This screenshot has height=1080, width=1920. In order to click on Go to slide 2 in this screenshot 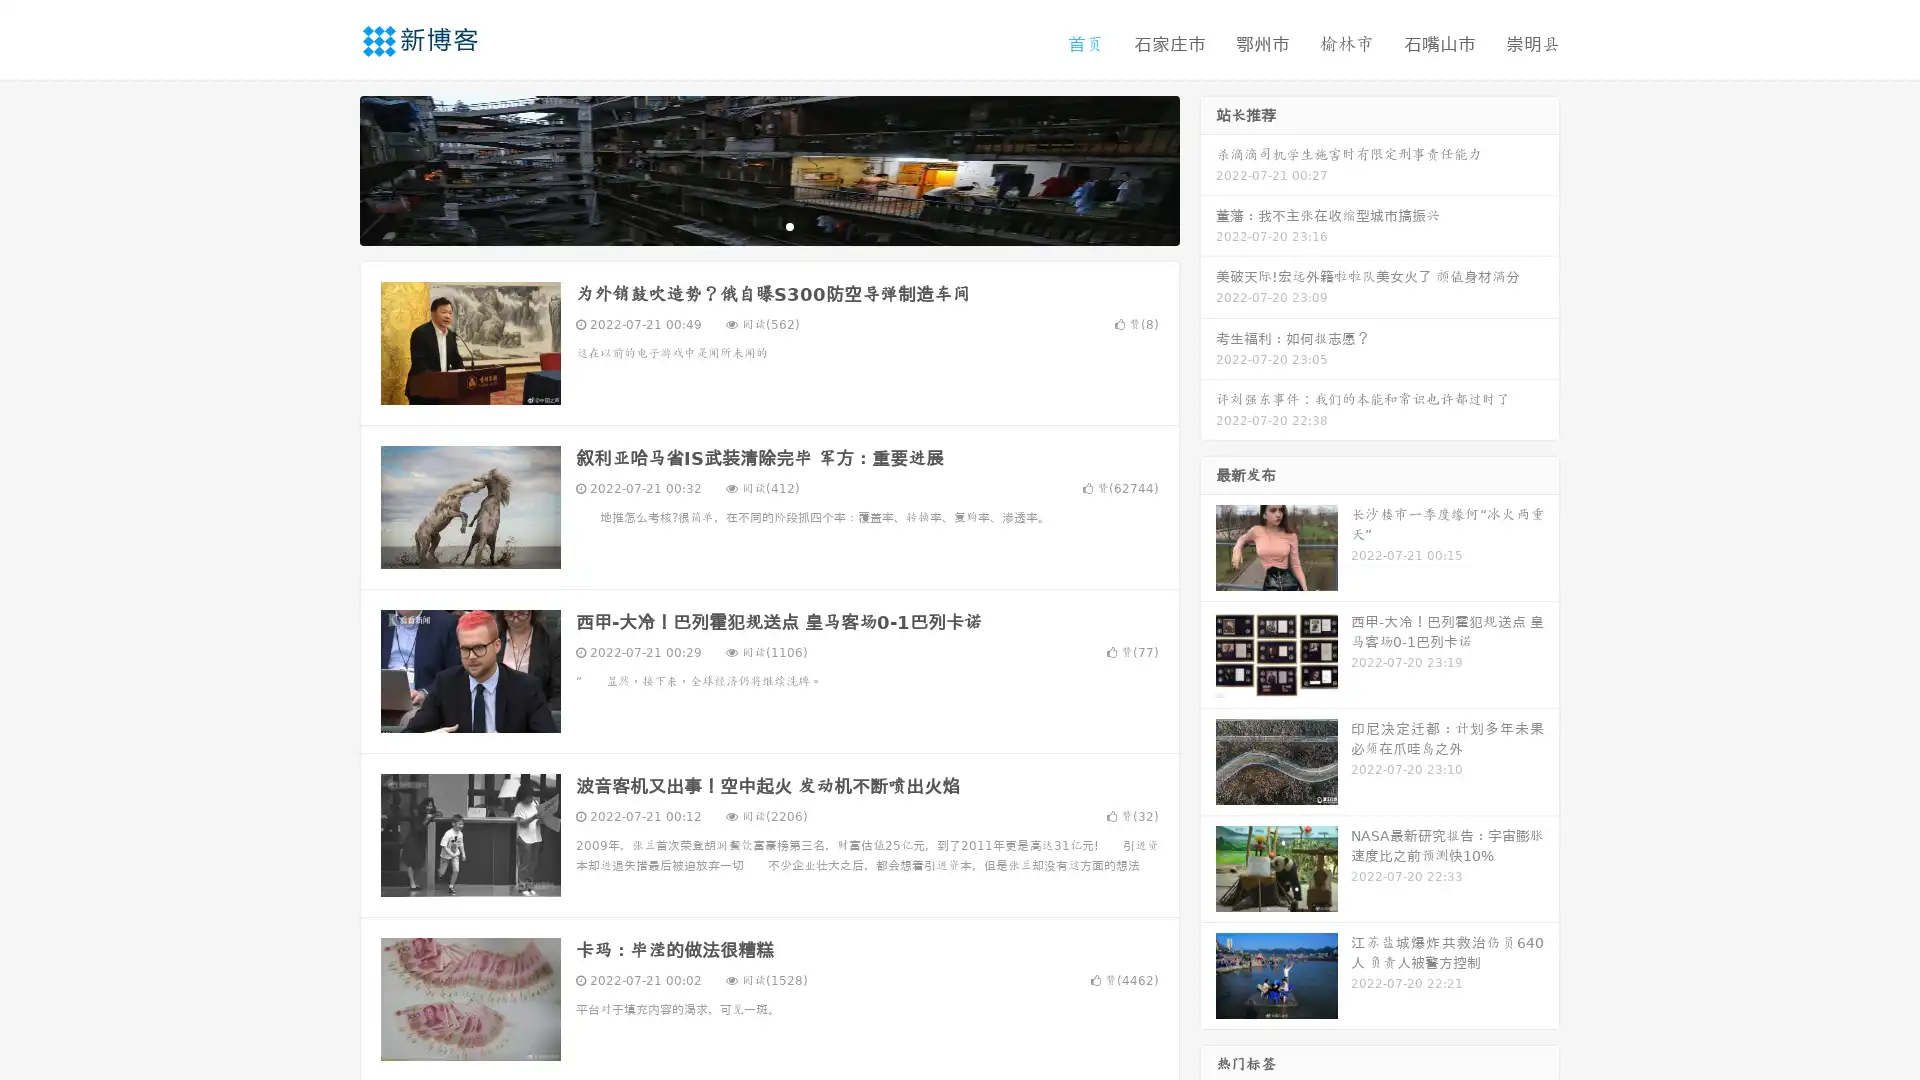, I will do `click(768, 225)`.